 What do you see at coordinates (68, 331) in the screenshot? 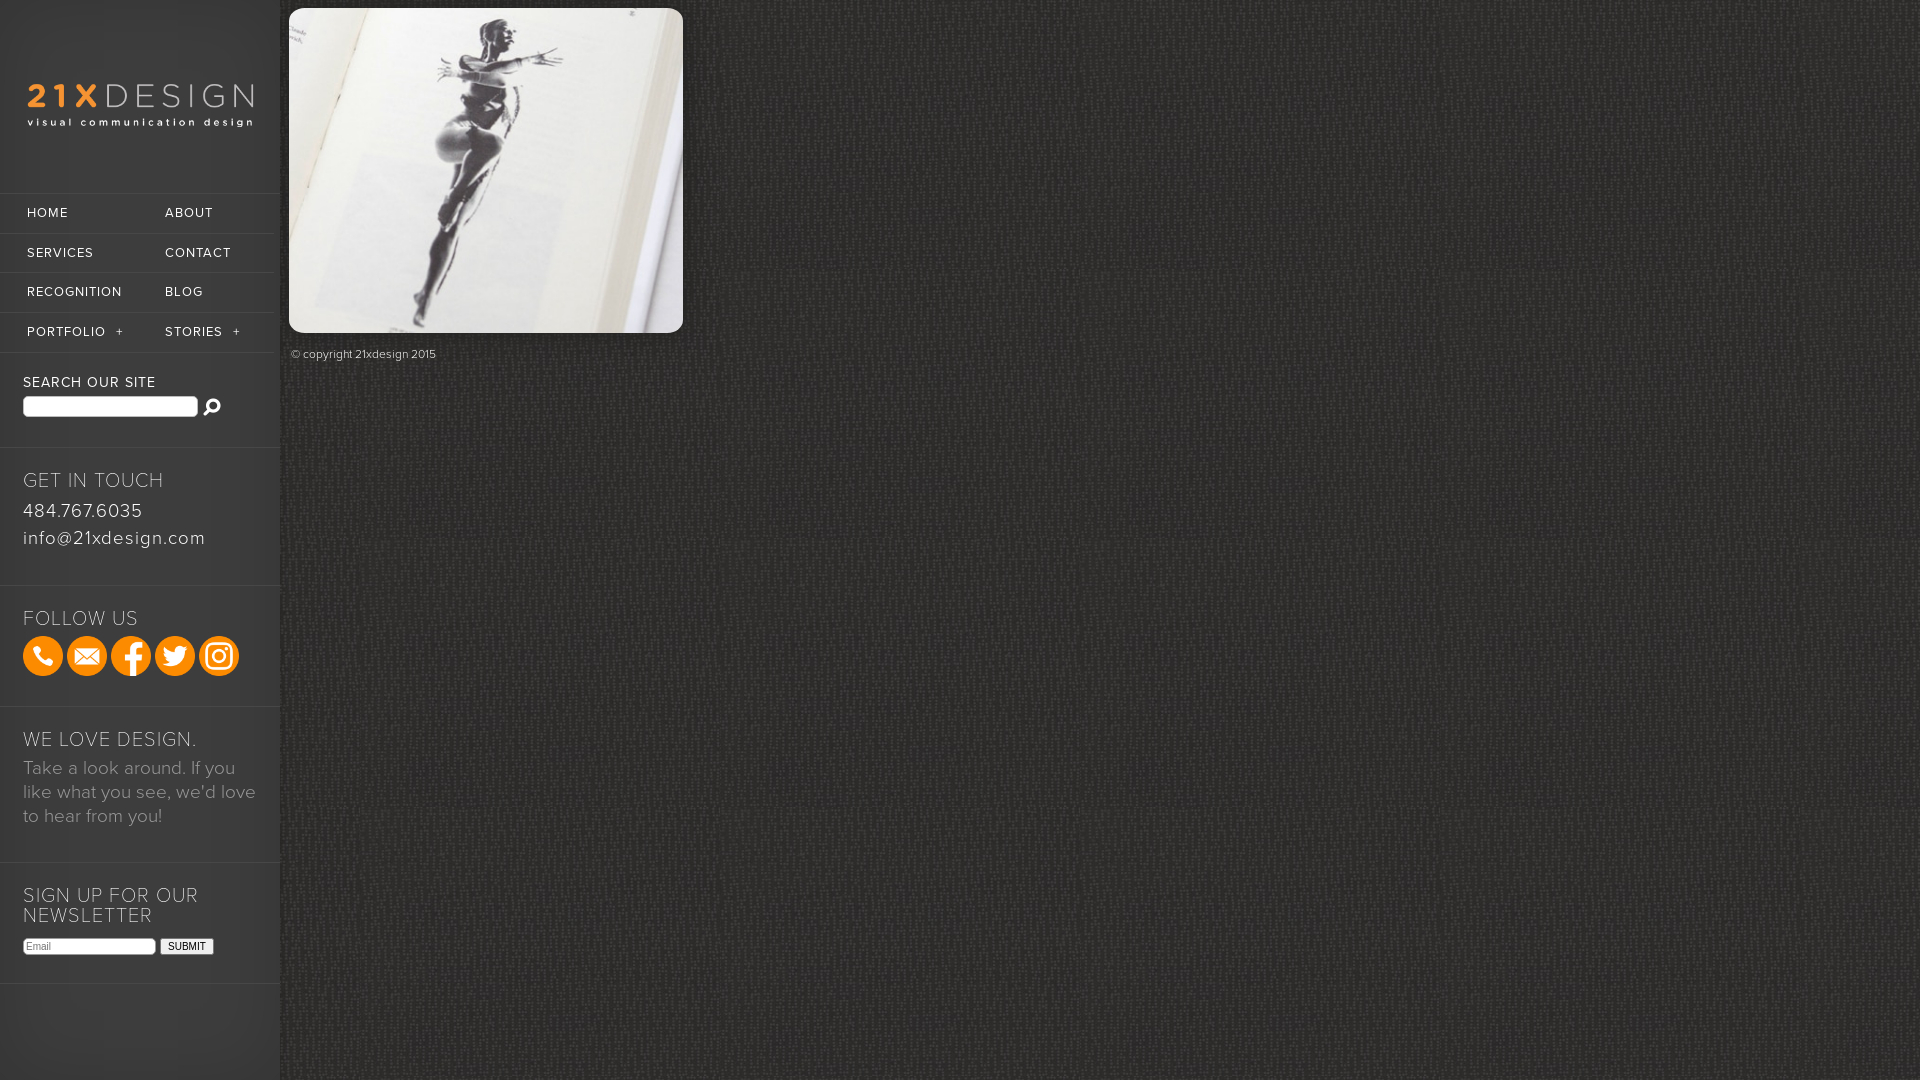
I see `'PORTFOLIO+'` at bounding box center [68, 331].